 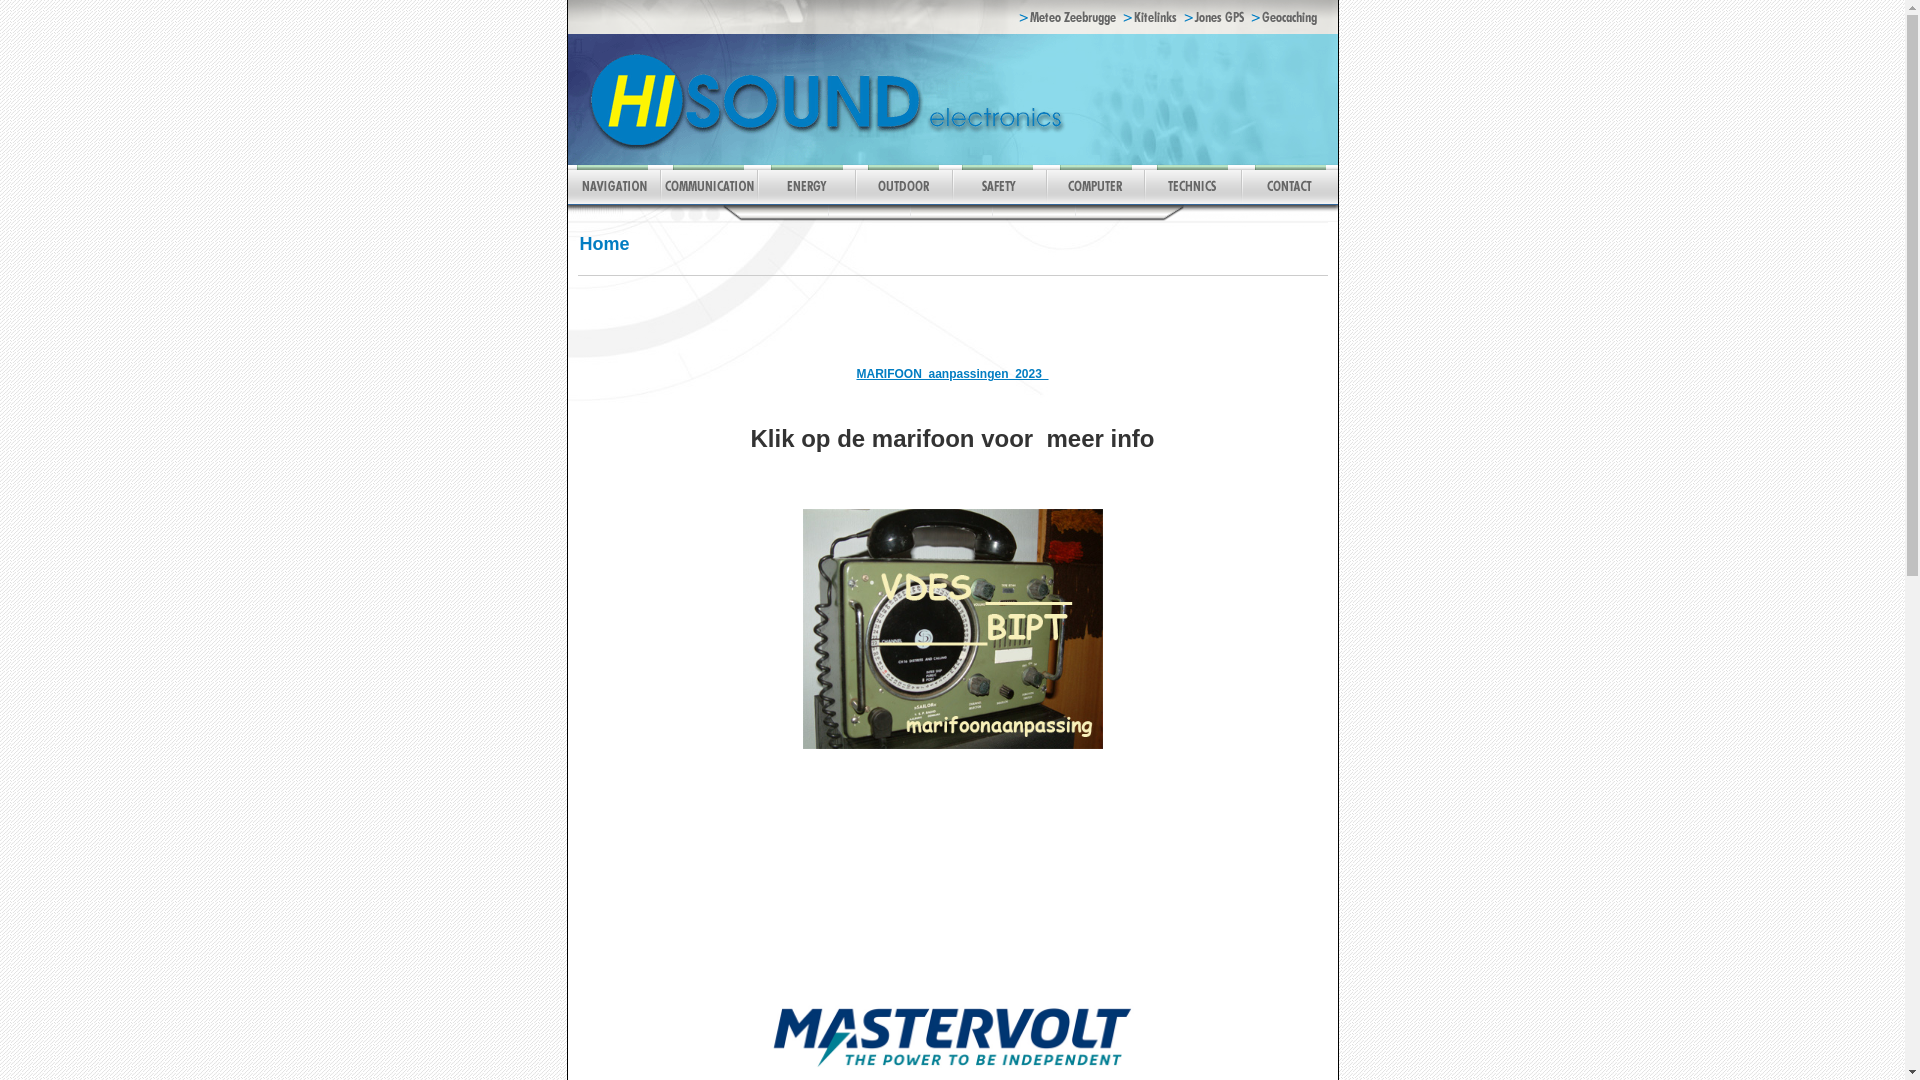 I want to click on 'Technics', so click(x=1192, y=200).